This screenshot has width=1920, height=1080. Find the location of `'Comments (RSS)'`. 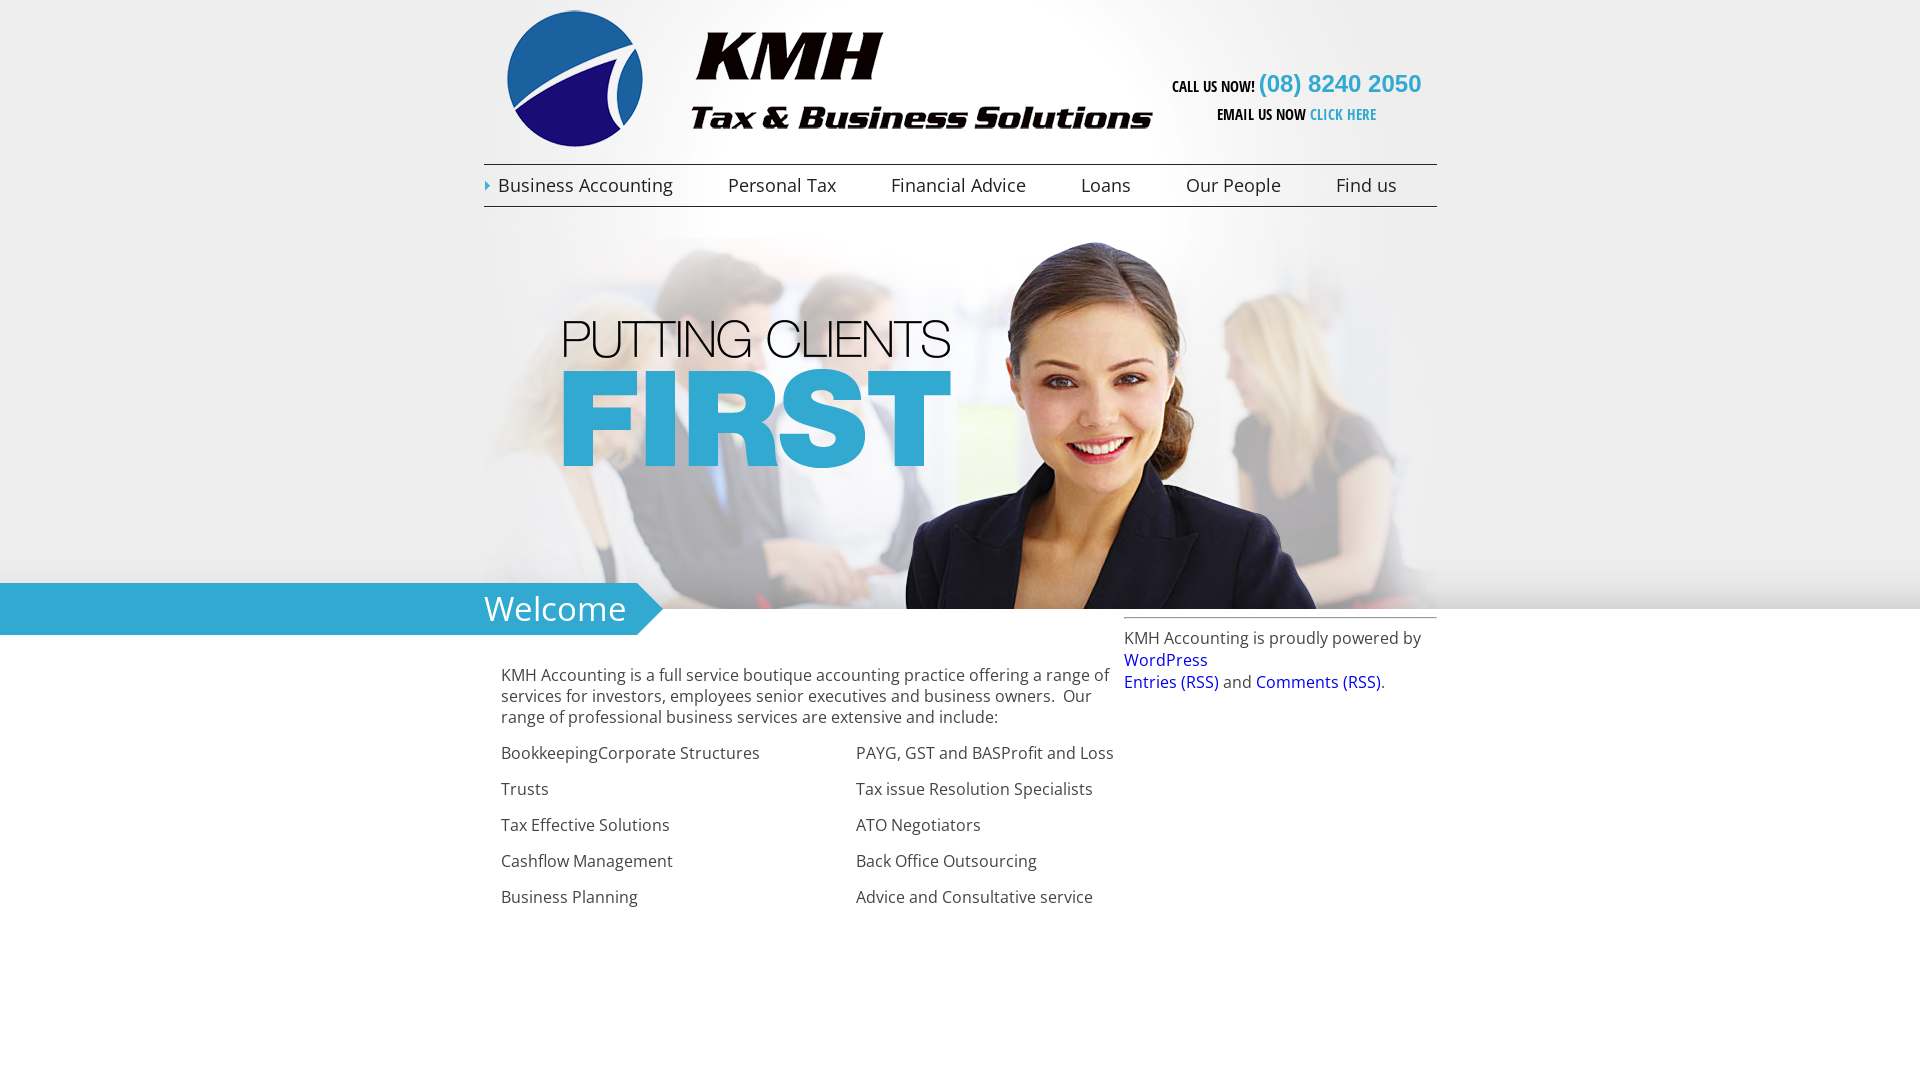

'Comments (RSS)' is located at coordinates (1318, 681).